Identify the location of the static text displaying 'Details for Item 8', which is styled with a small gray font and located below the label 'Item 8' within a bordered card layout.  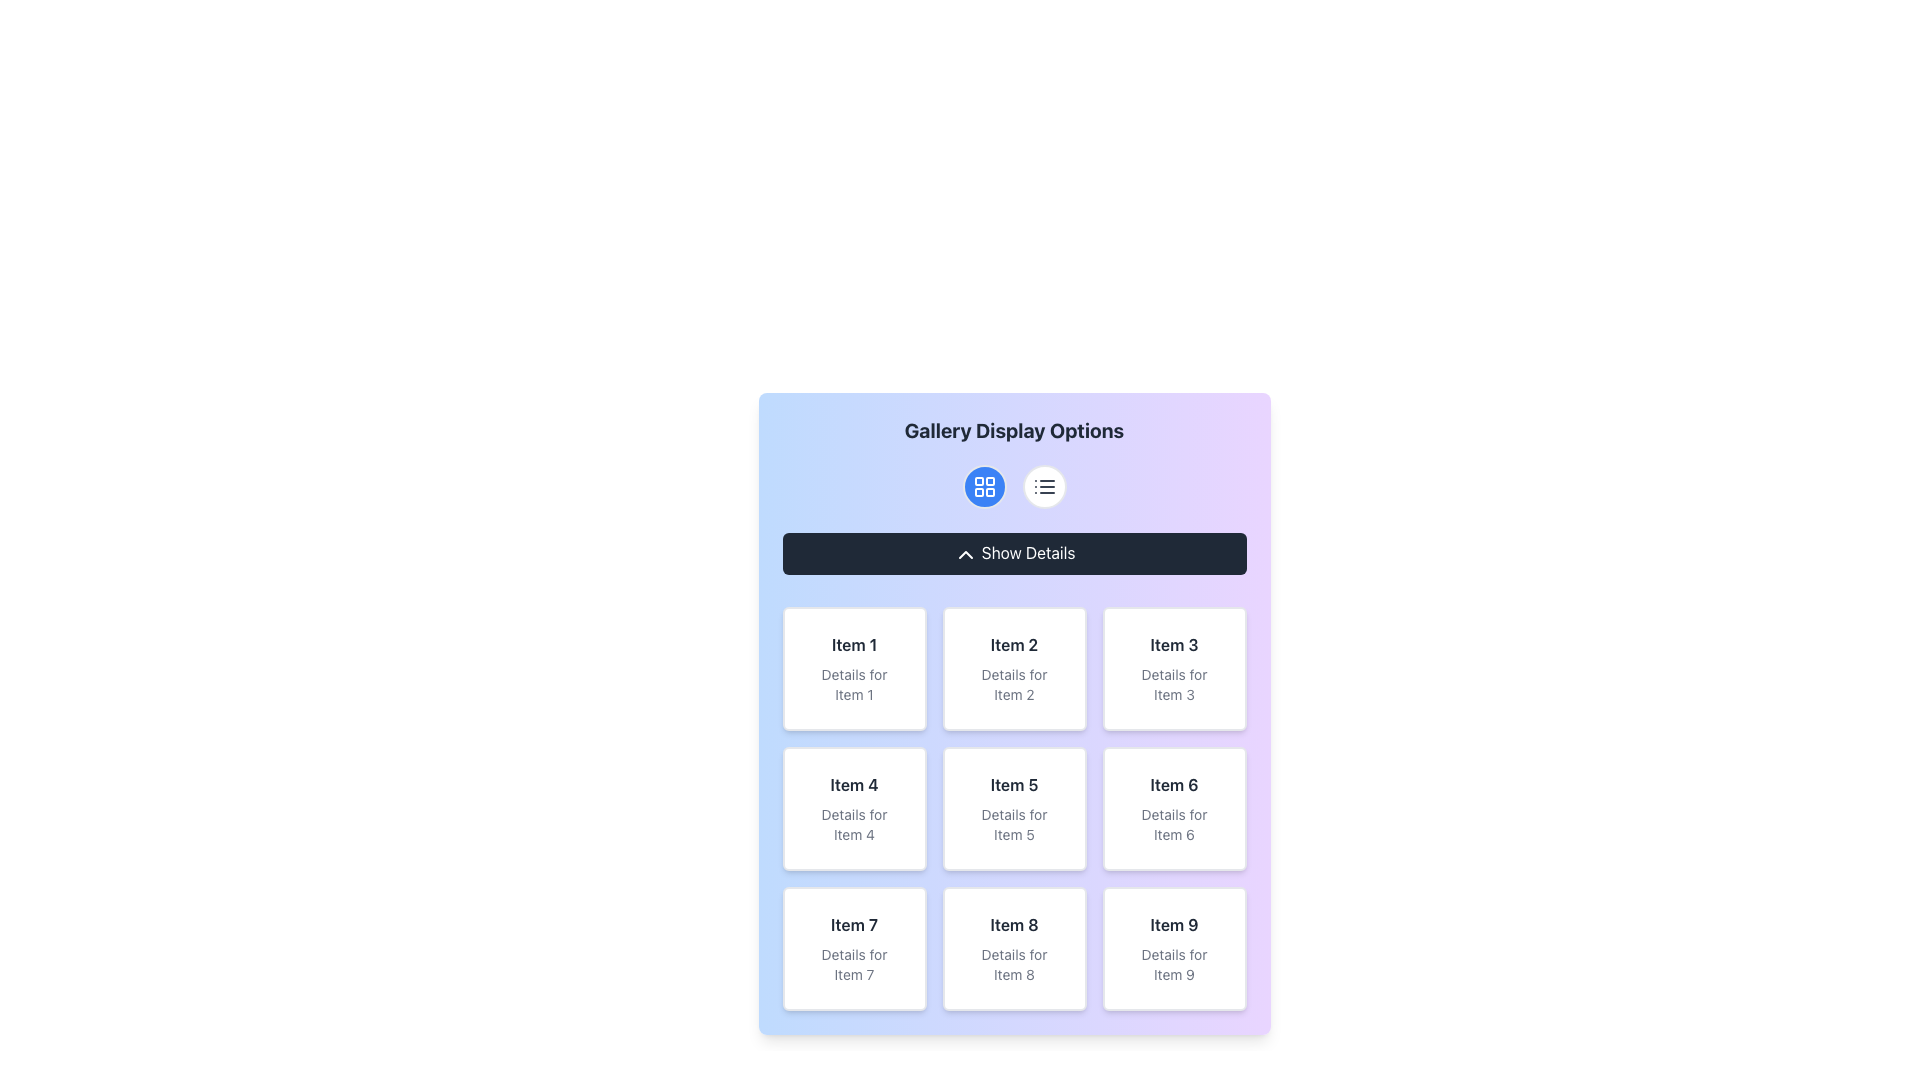
(1014, 963).